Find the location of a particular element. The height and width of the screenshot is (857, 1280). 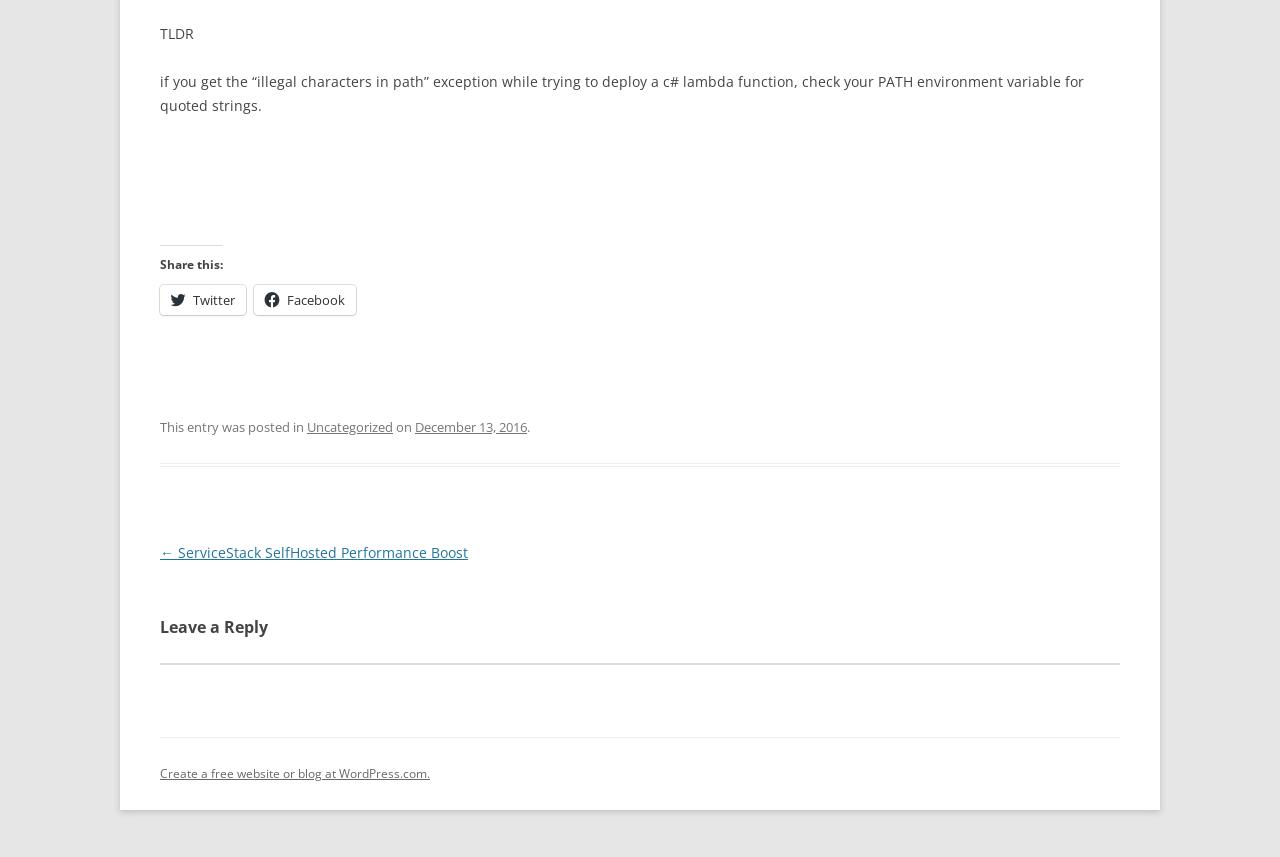

'on' is located at coordinates (392, 426).